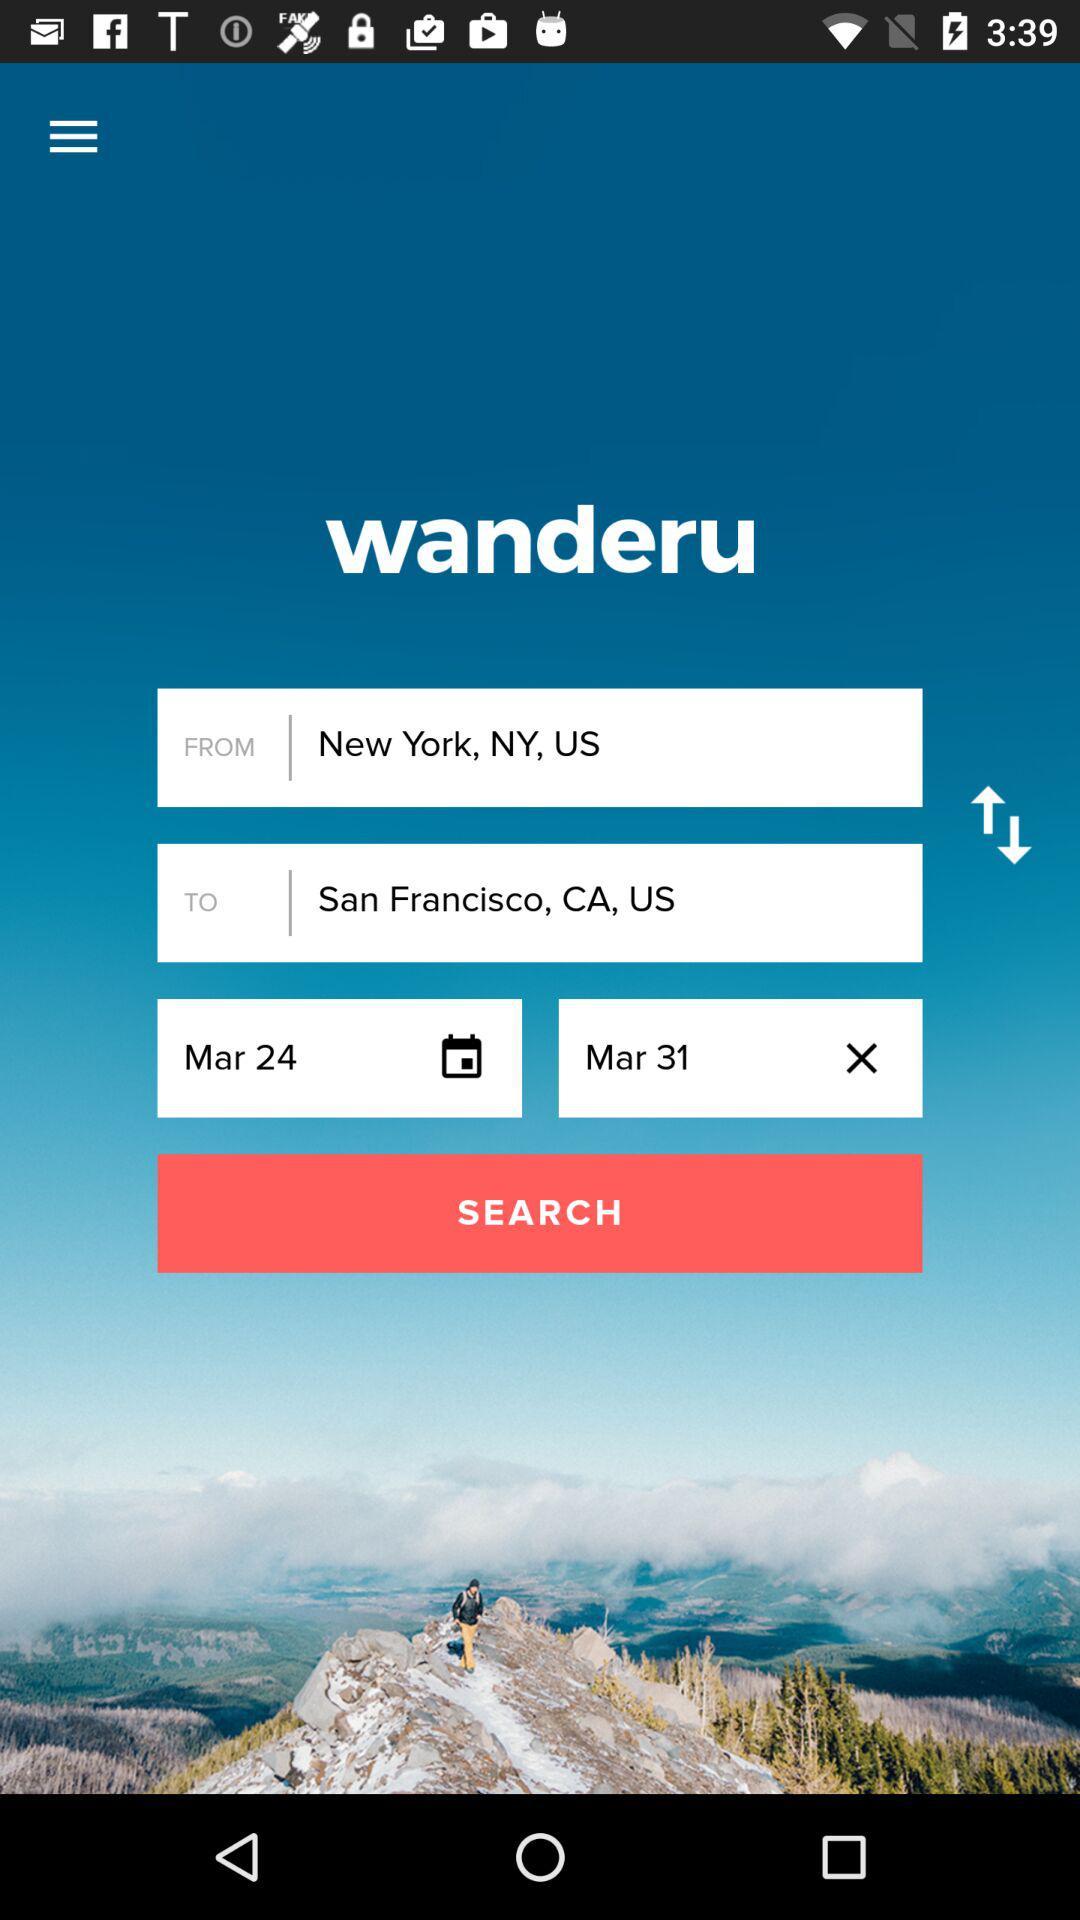 Image resolution: width=1080 pixels, height=1920 pixels. Describe the element at coordinates (540, 1212) in the screenshot. I see `search` at that location.